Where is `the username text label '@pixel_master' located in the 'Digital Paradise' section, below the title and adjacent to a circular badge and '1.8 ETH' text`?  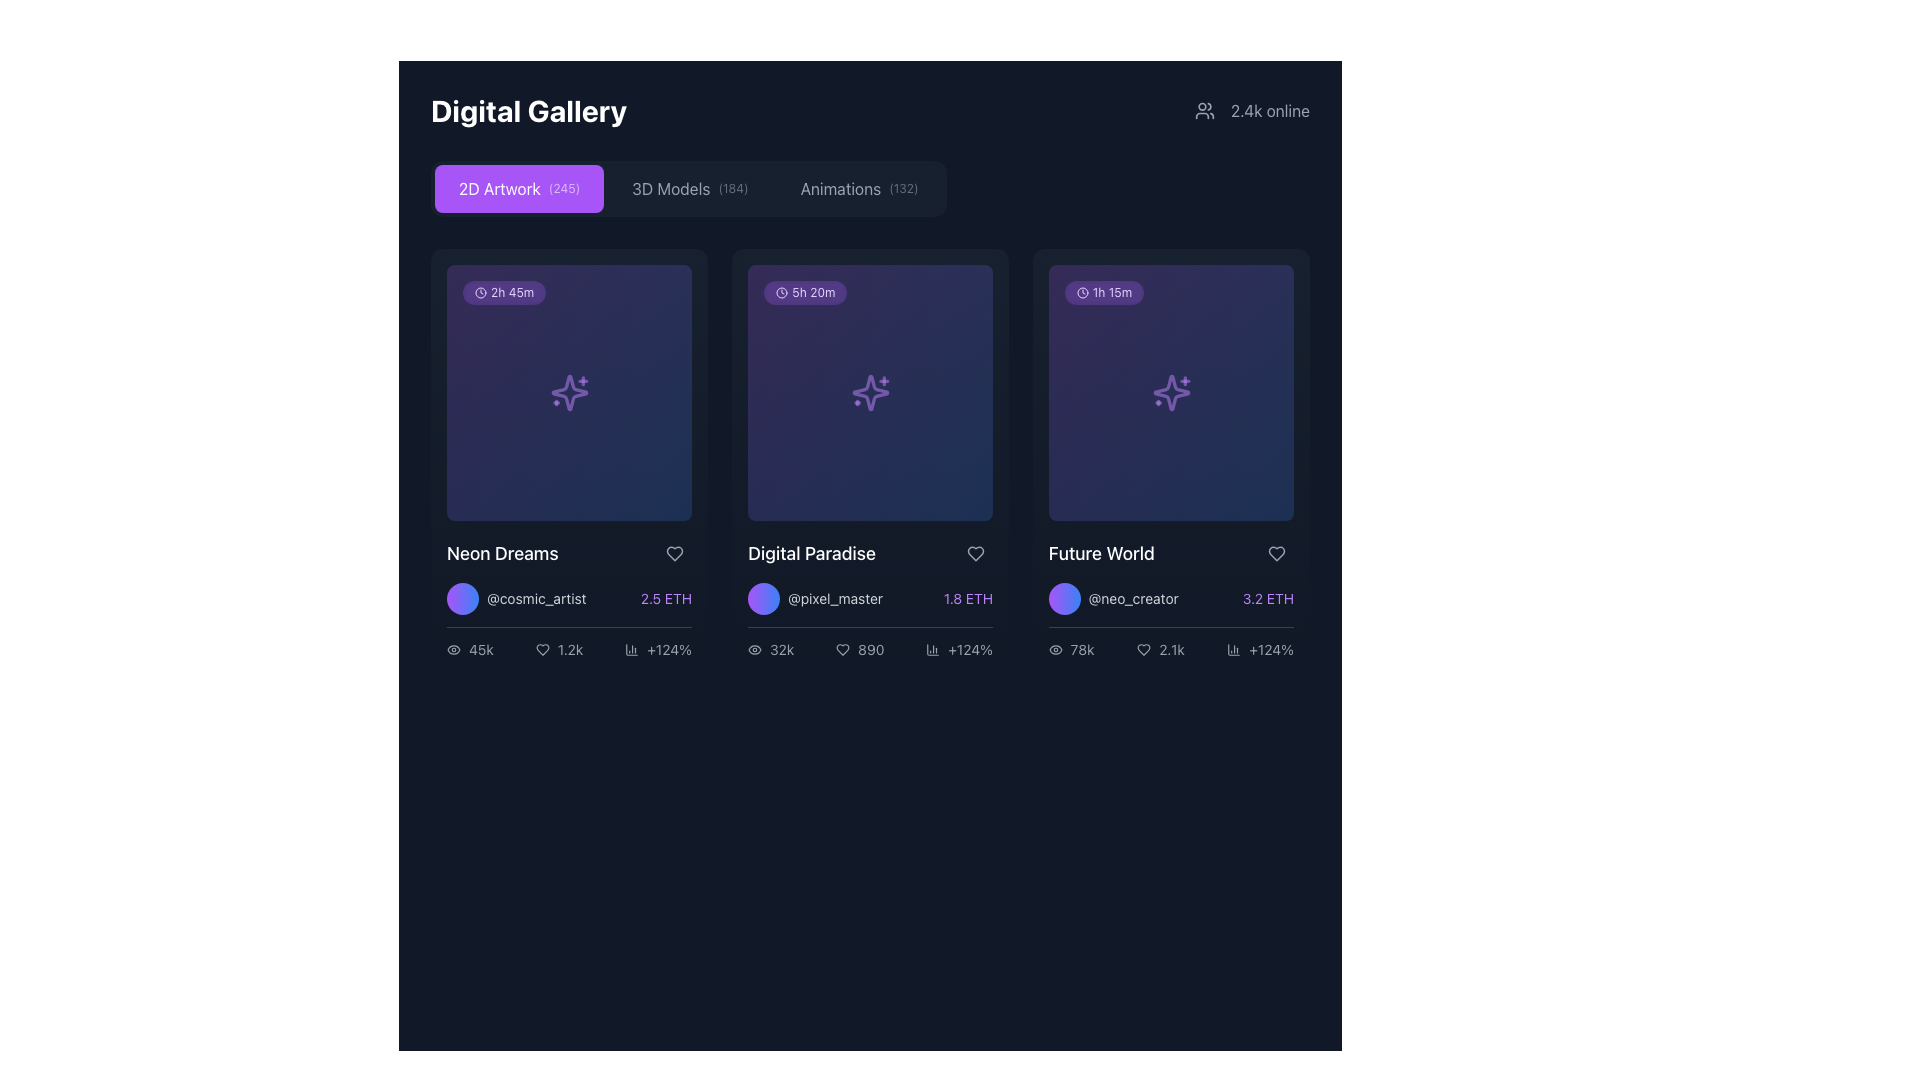 the username text label '@pixel_master' located in the 'Digital Paradise' section, below the title and adjacent to a circular badge and '1.8 ETH' text is located at coordinates (870, 597).